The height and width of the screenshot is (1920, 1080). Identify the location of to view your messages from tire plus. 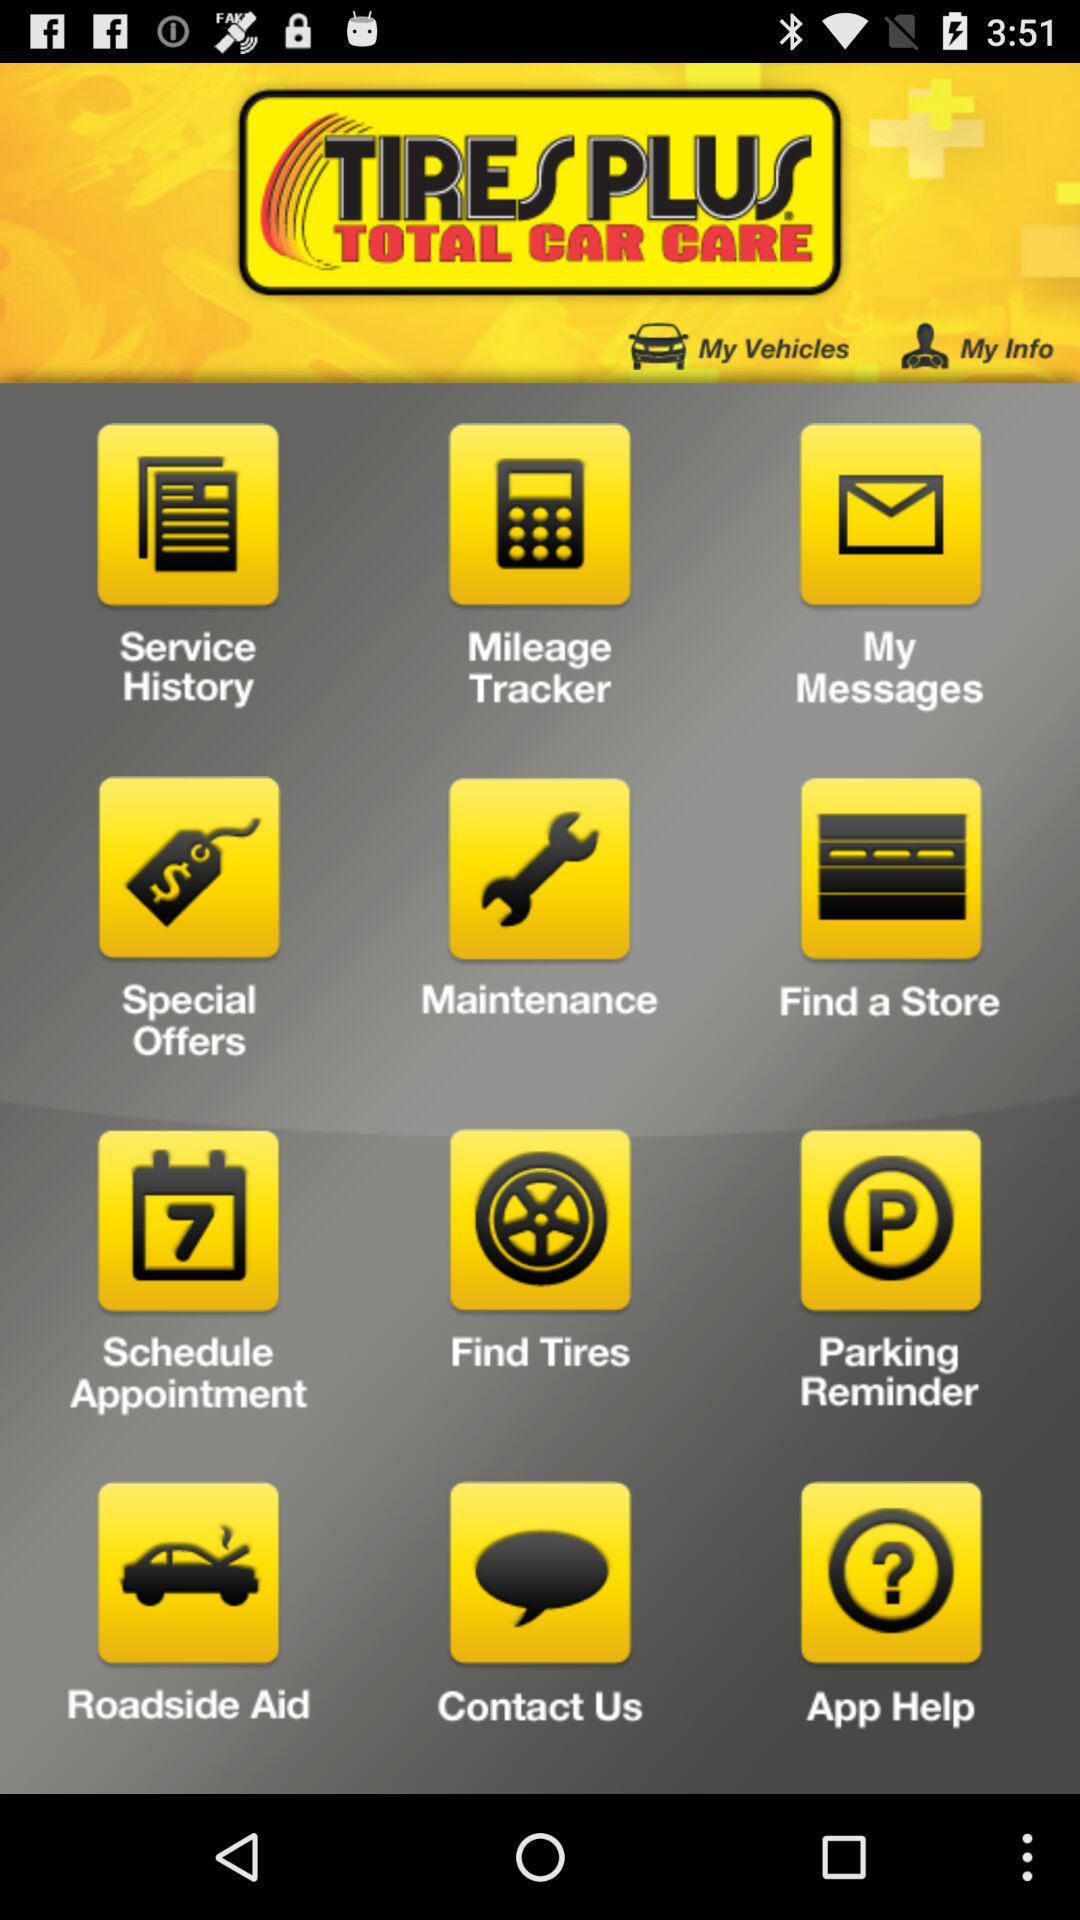
(890, 571).